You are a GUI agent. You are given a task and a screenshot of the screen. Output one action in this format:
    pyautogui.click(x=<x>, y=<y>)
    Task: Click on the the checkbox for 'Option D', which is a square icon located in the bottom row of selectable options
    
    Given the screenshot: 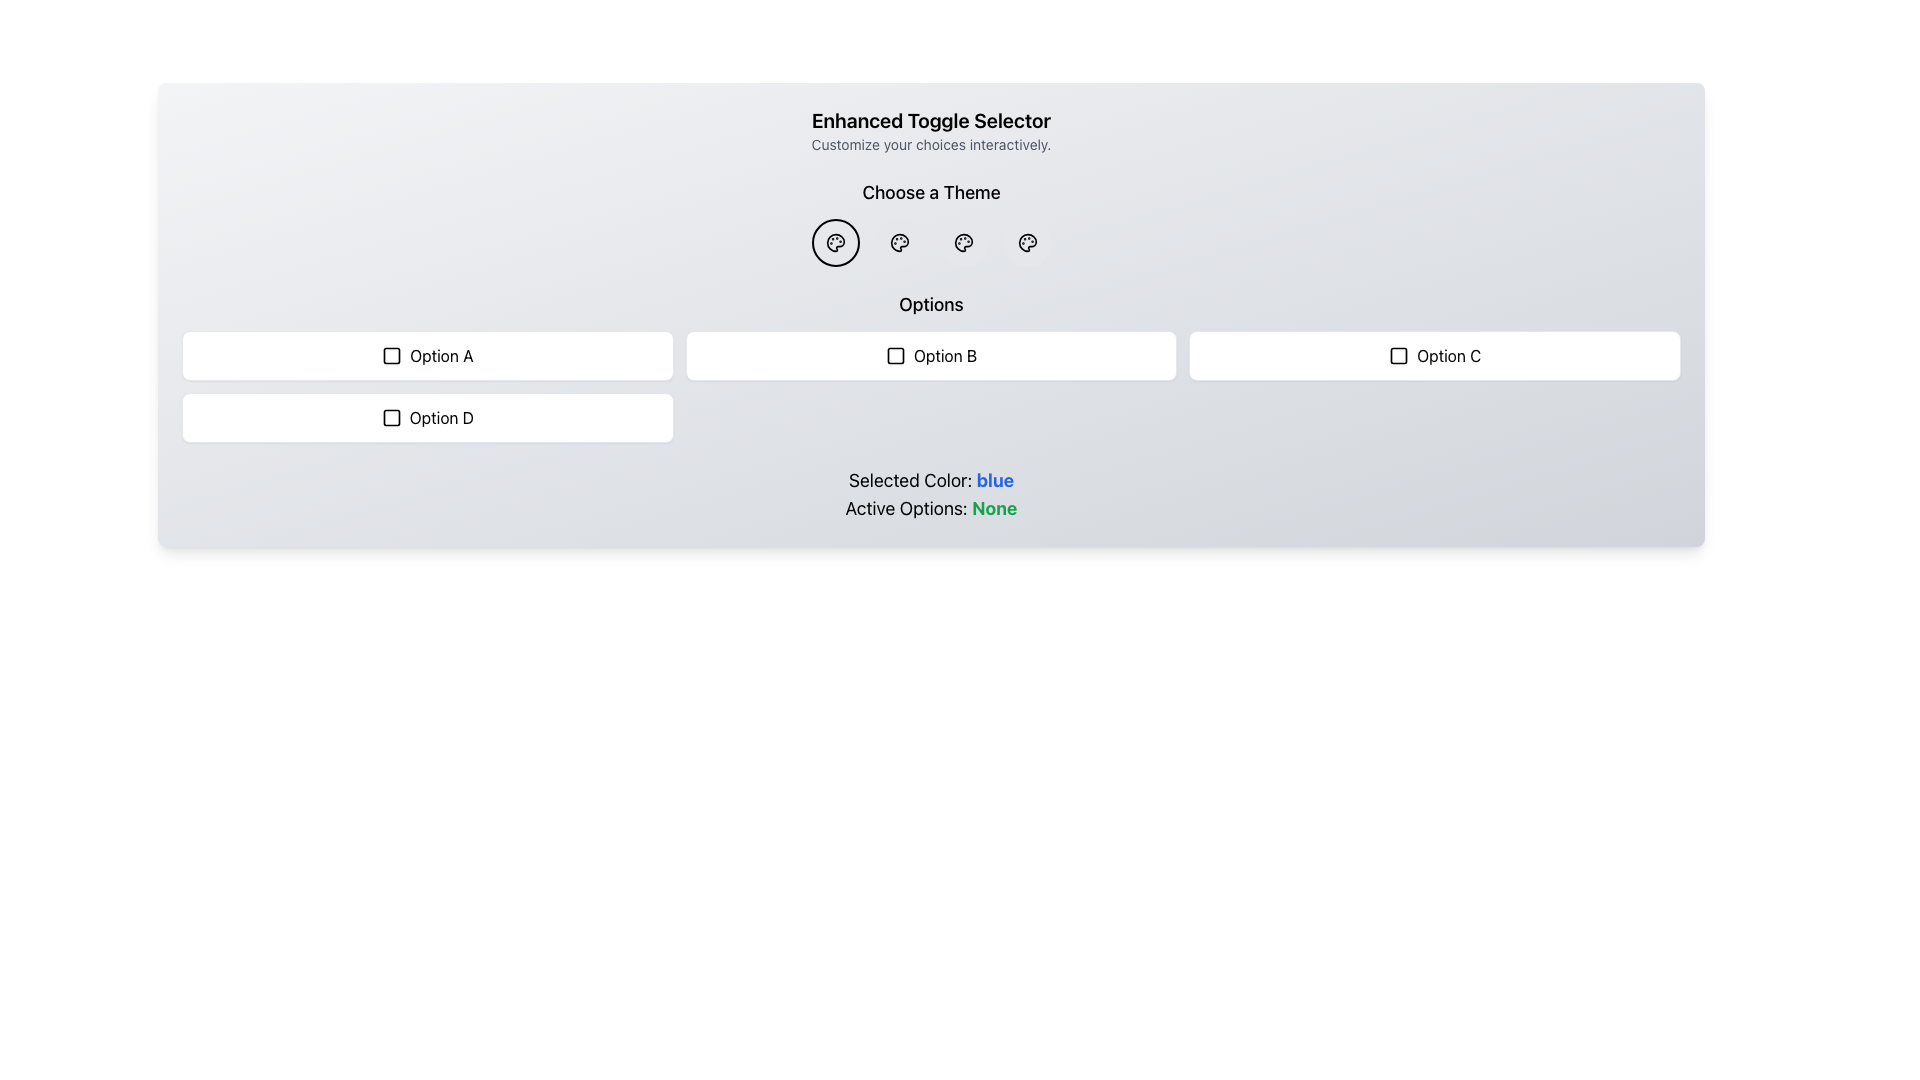 What is the action you would take?
    pyautogui.click(x=391, y=416)
    